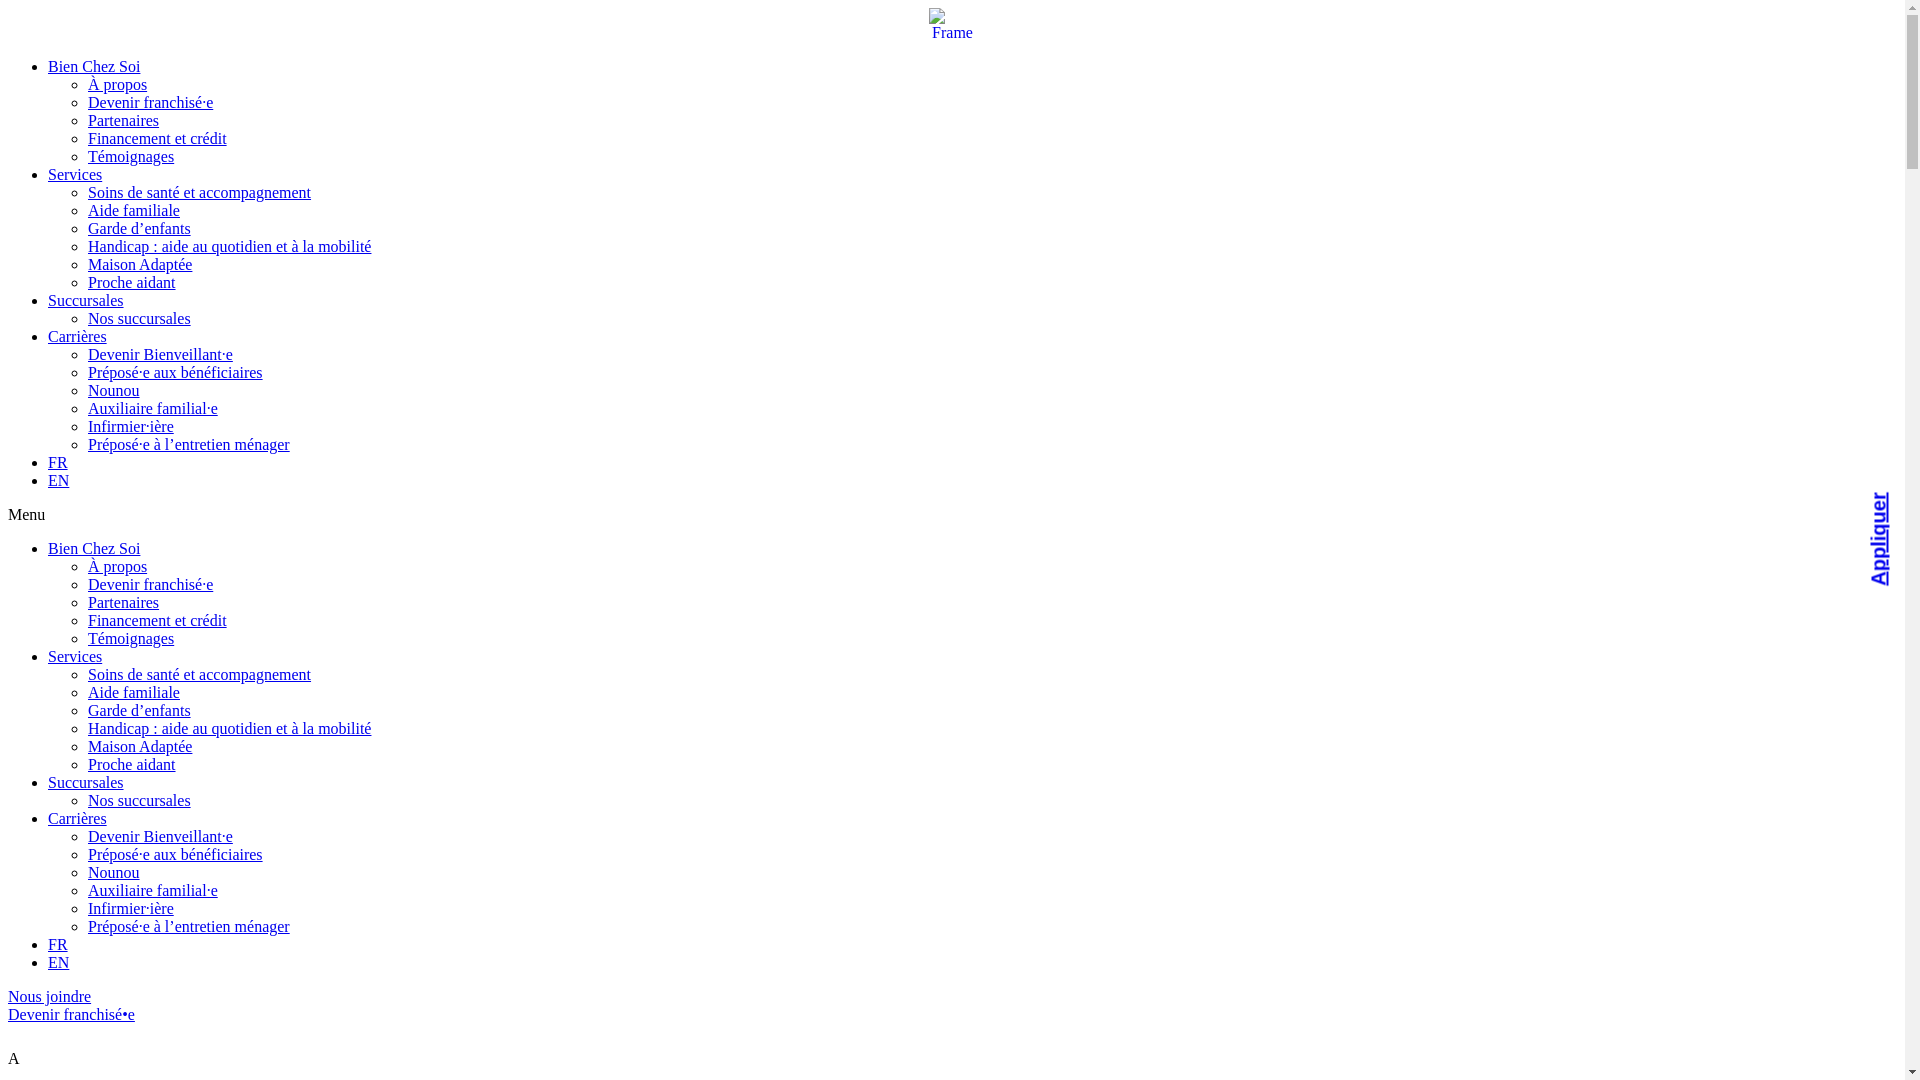 This screenshot has width=1920, height=1080. I want to click on 'Succursales', so click(85, 781).